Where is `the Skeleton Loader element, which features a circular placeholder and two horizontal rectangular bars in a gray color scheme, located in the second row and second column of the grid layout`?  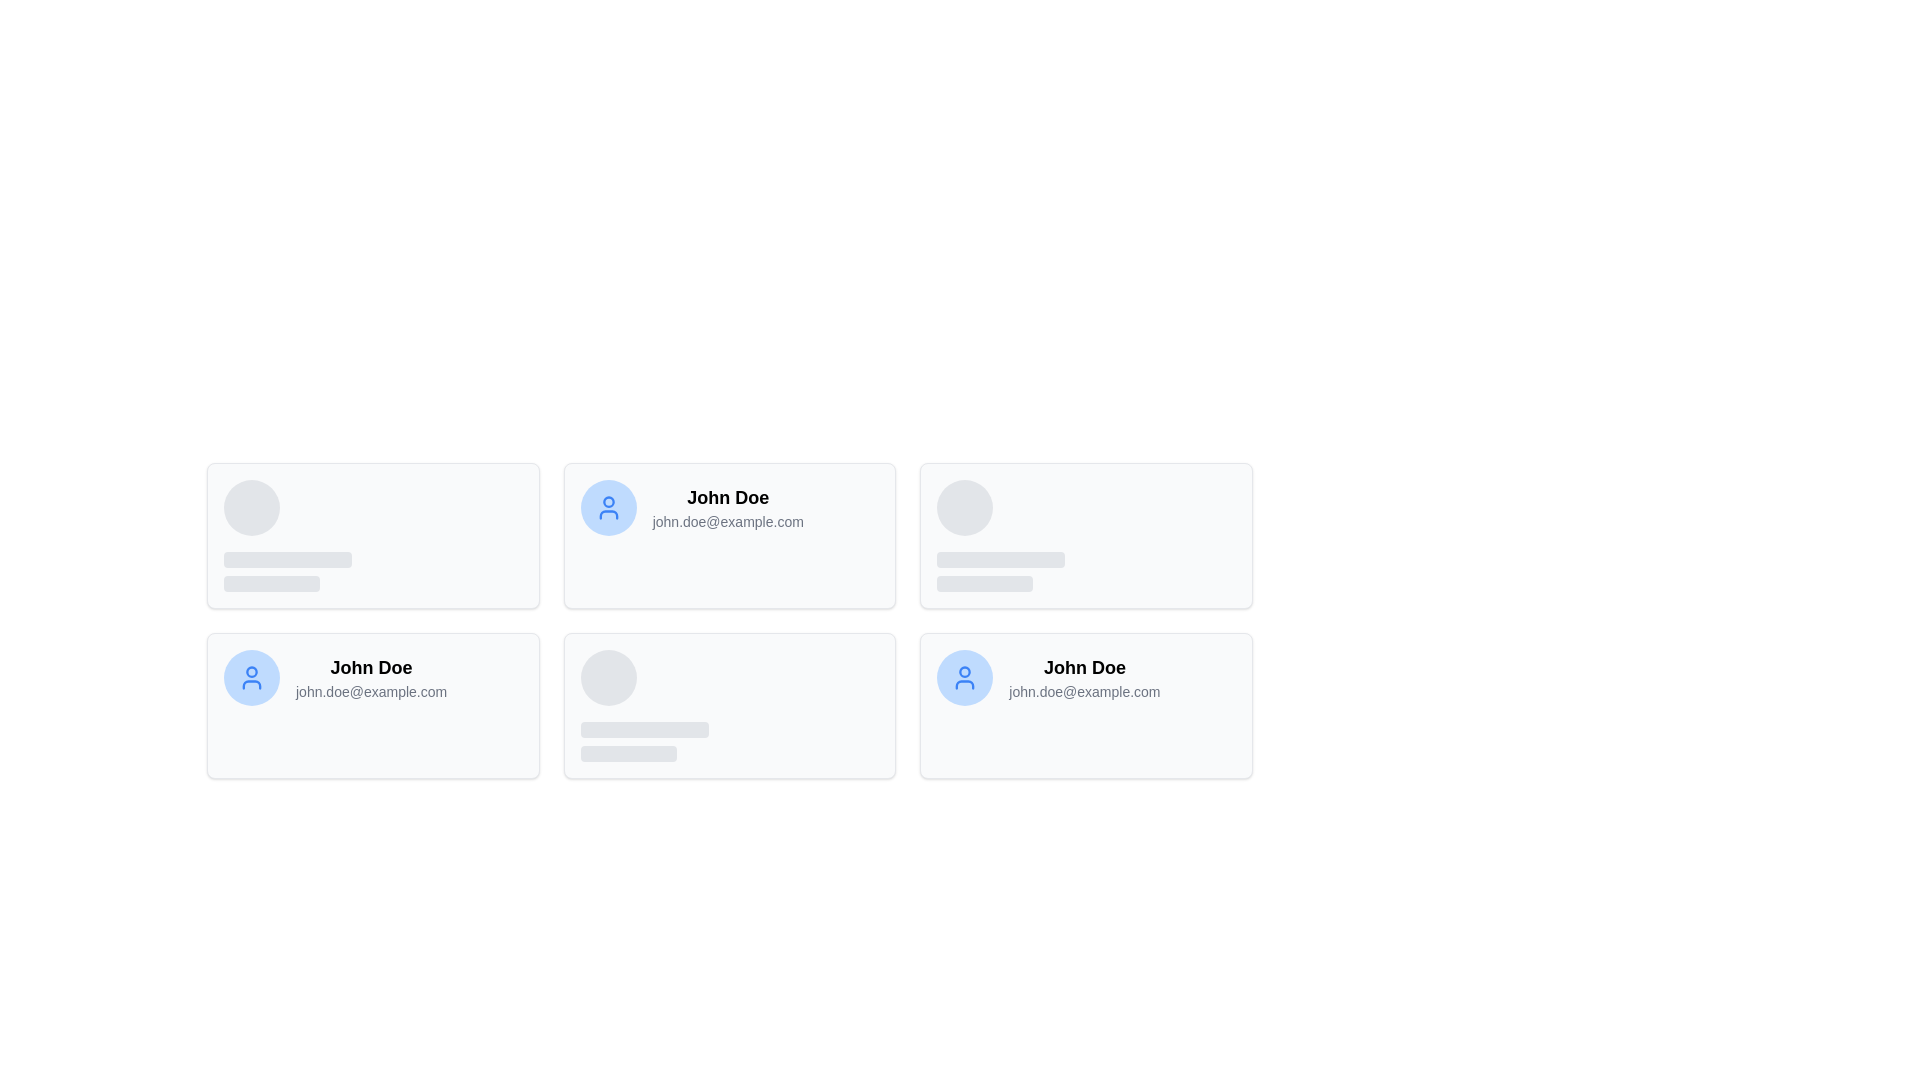 the Skeleton Loader element, which features a circular placeholder and two horizontal rectangular bars in a gray color scheme, located in the second row and second column of the grid layout is located at coordinates (644, 704).